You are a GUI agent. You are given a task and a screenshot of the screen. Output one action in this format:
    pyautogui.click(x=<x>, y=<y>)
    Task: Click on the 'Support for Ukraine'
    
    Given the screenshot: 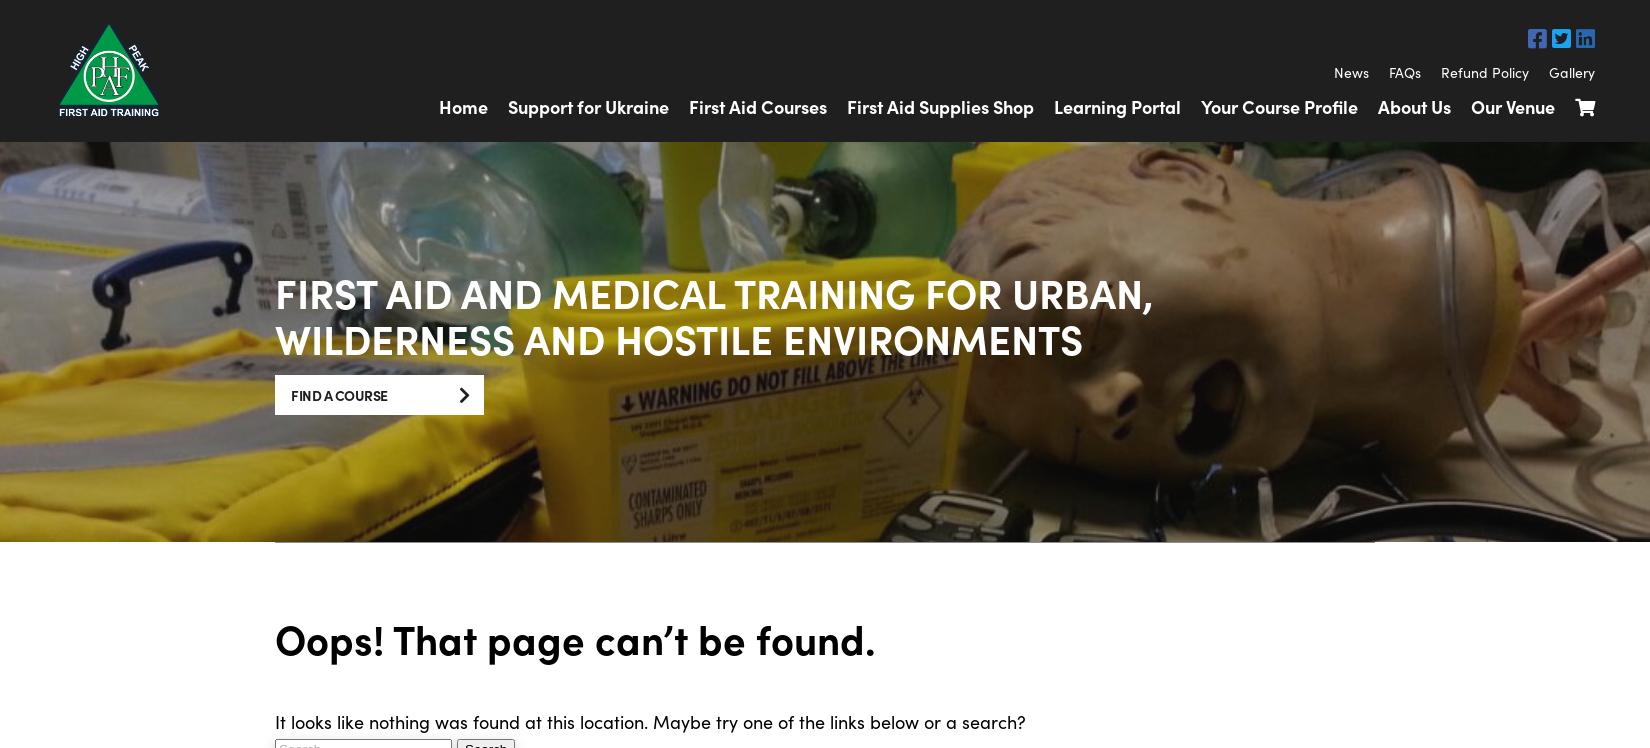 What is the action you would take?
    pyautogui.click(x=587, y=105)
    